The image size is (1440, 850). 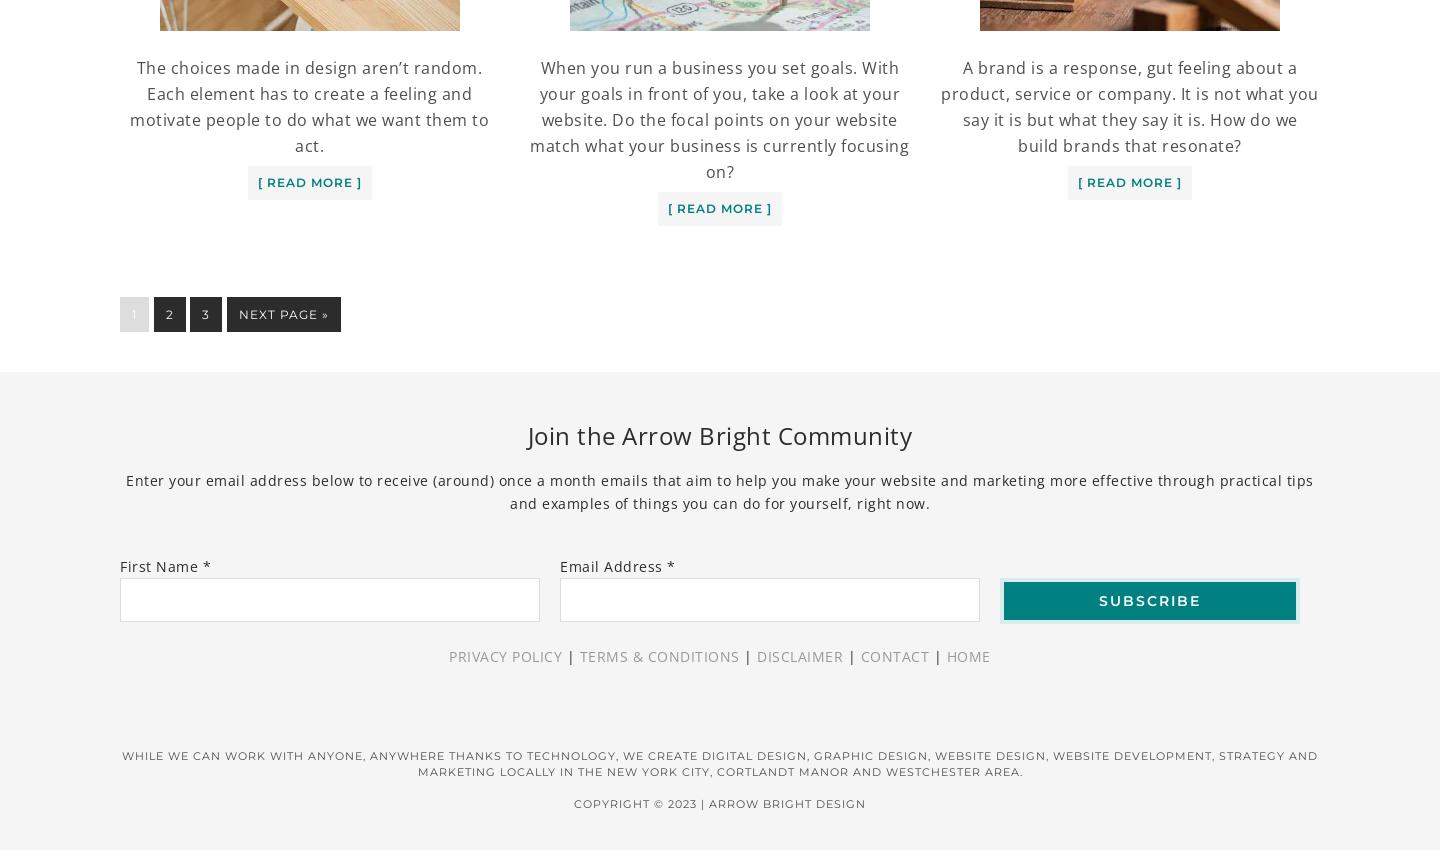 What do you see at coordinates (526, 434) in the screenshot?
I see `'Join the Arrow Bright Community'` at bounding box center [526, 434].